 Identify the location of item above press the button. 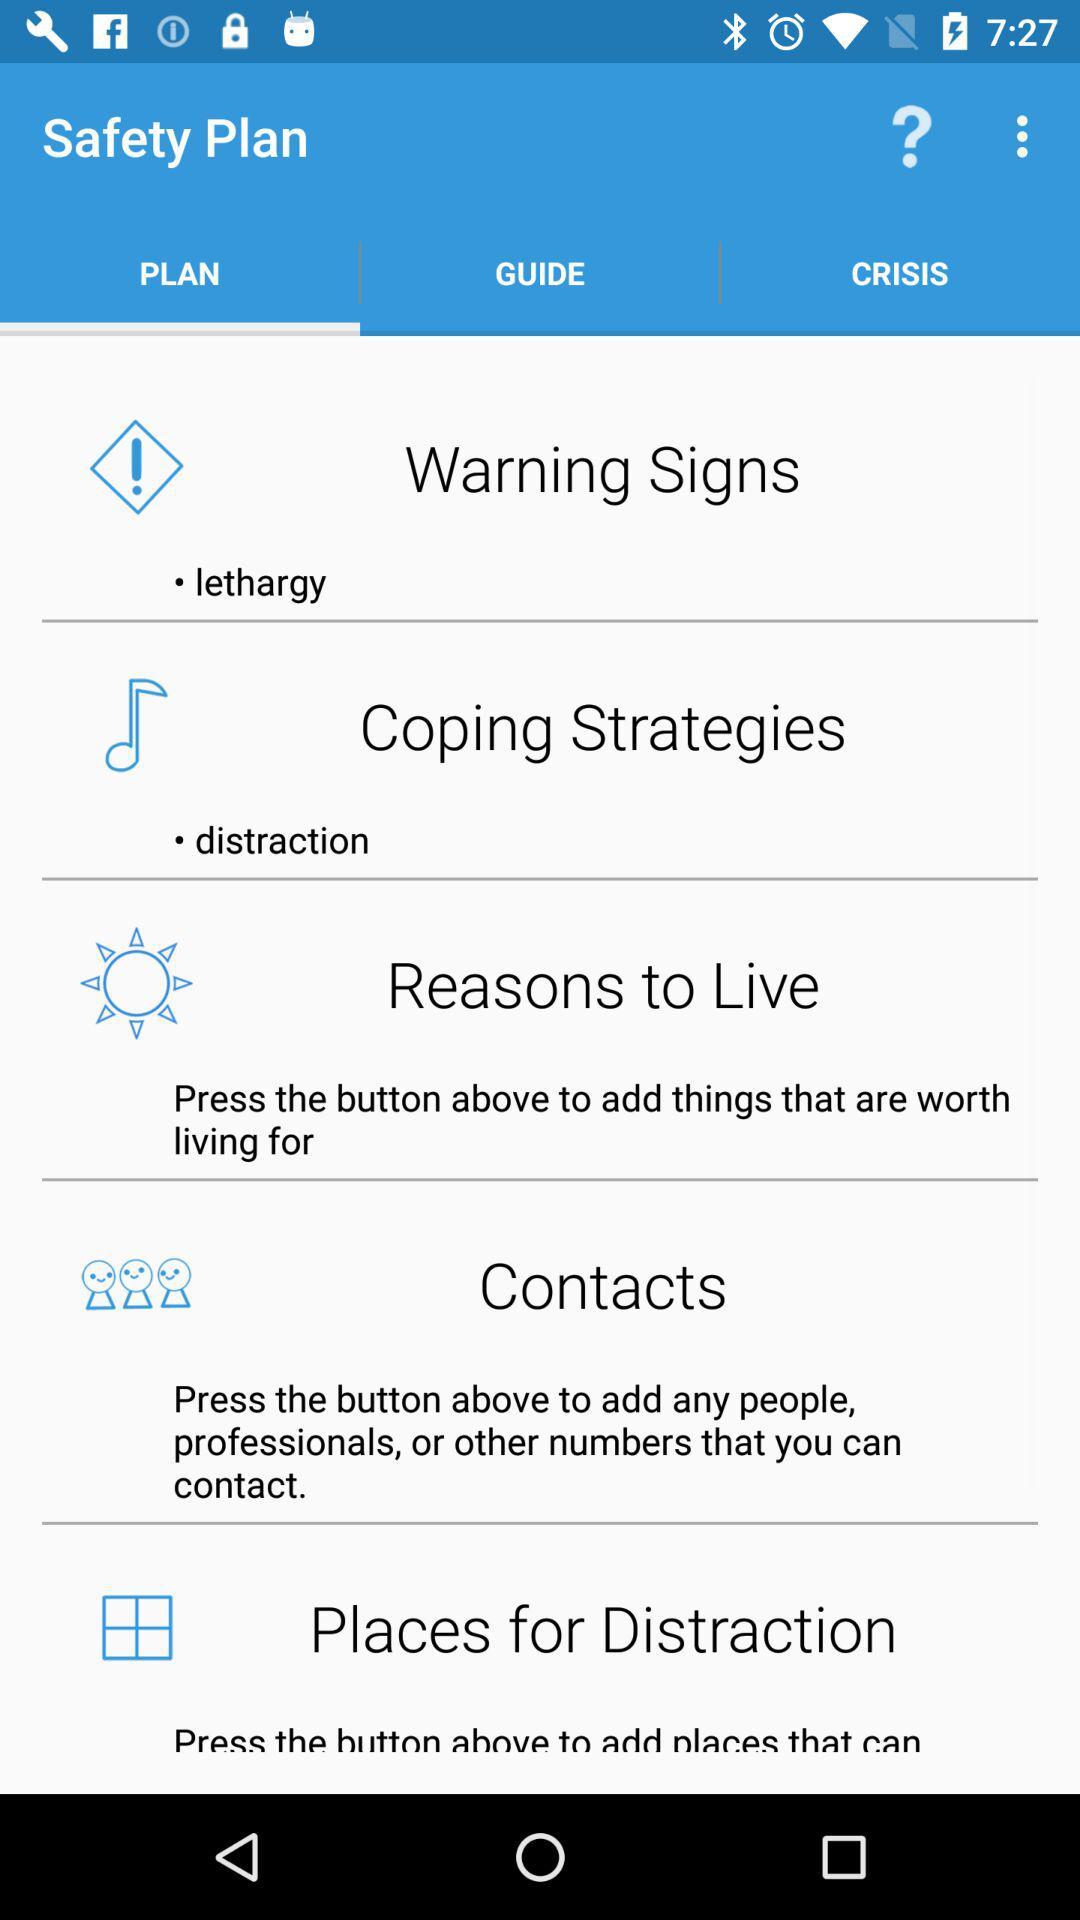
(540, 1627).